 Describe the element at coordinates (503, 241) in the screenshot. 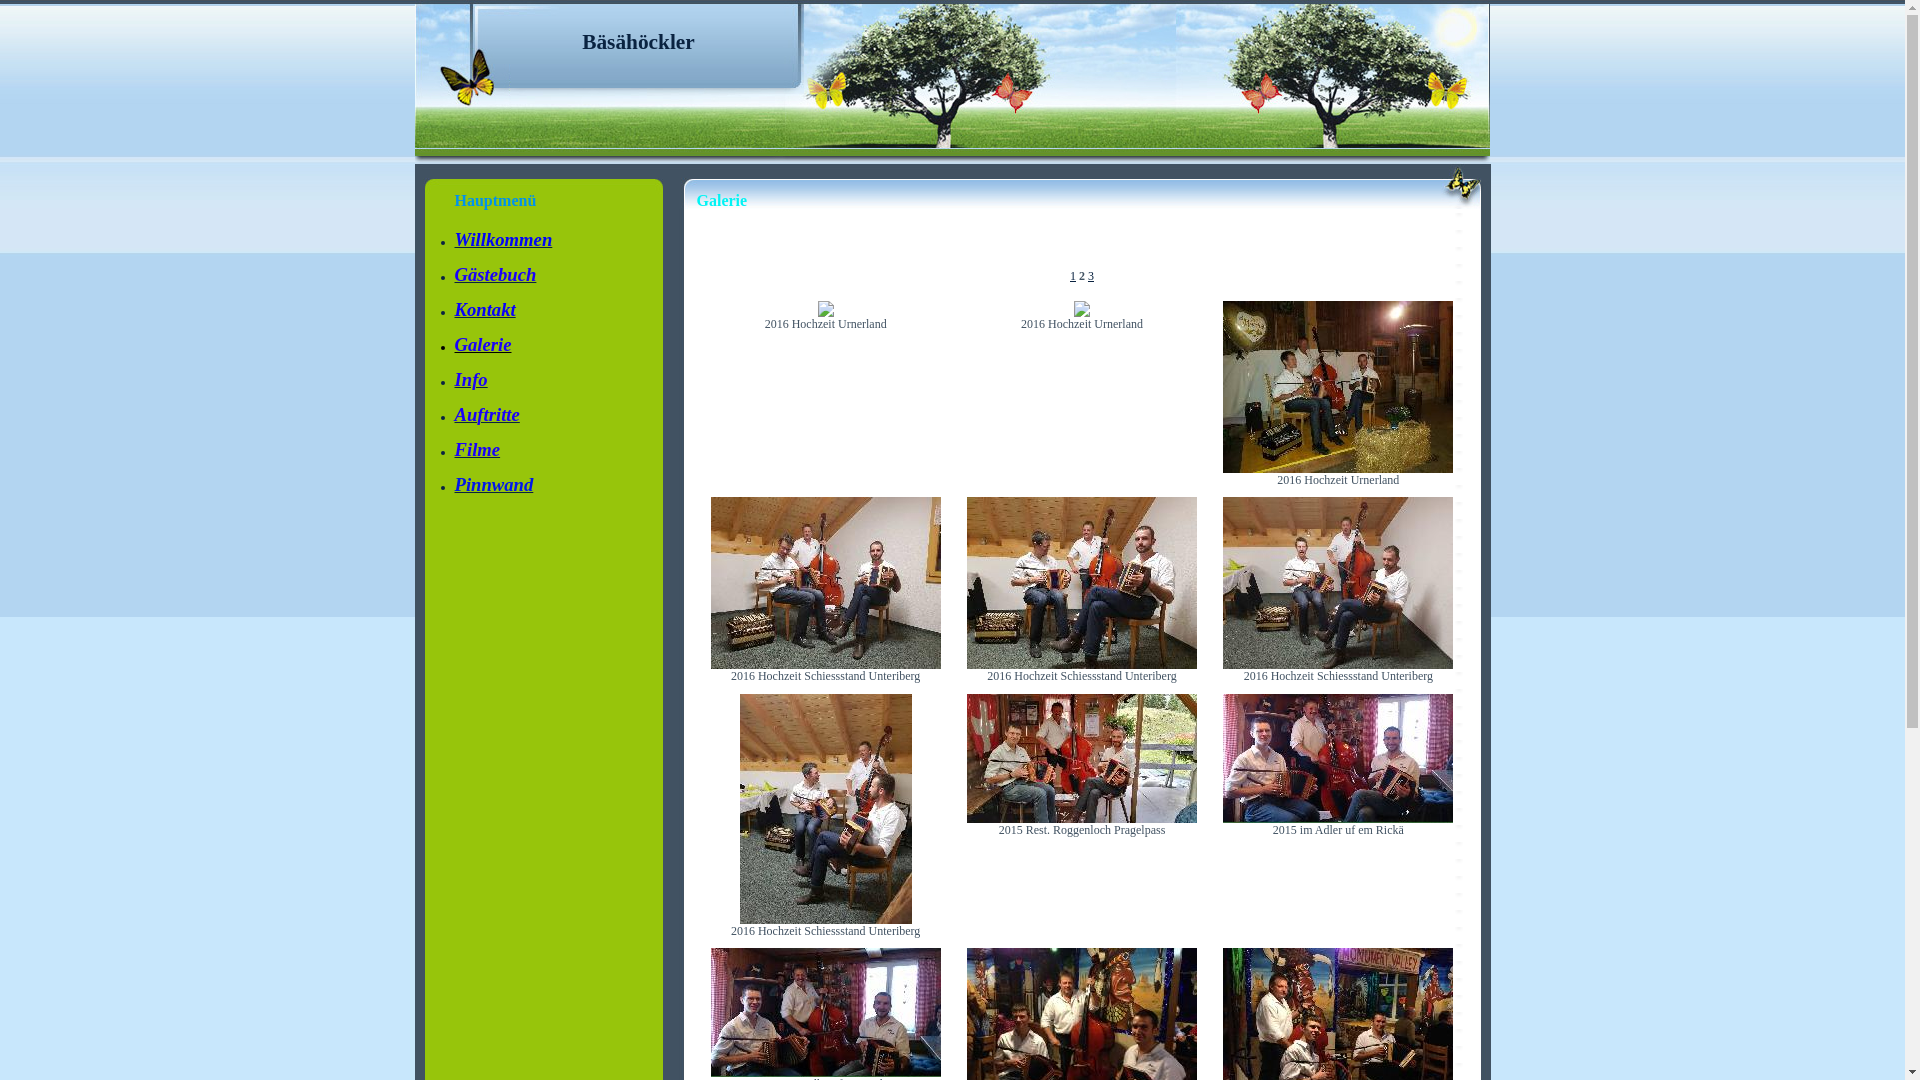

I see `'Willkommen'` at that location.